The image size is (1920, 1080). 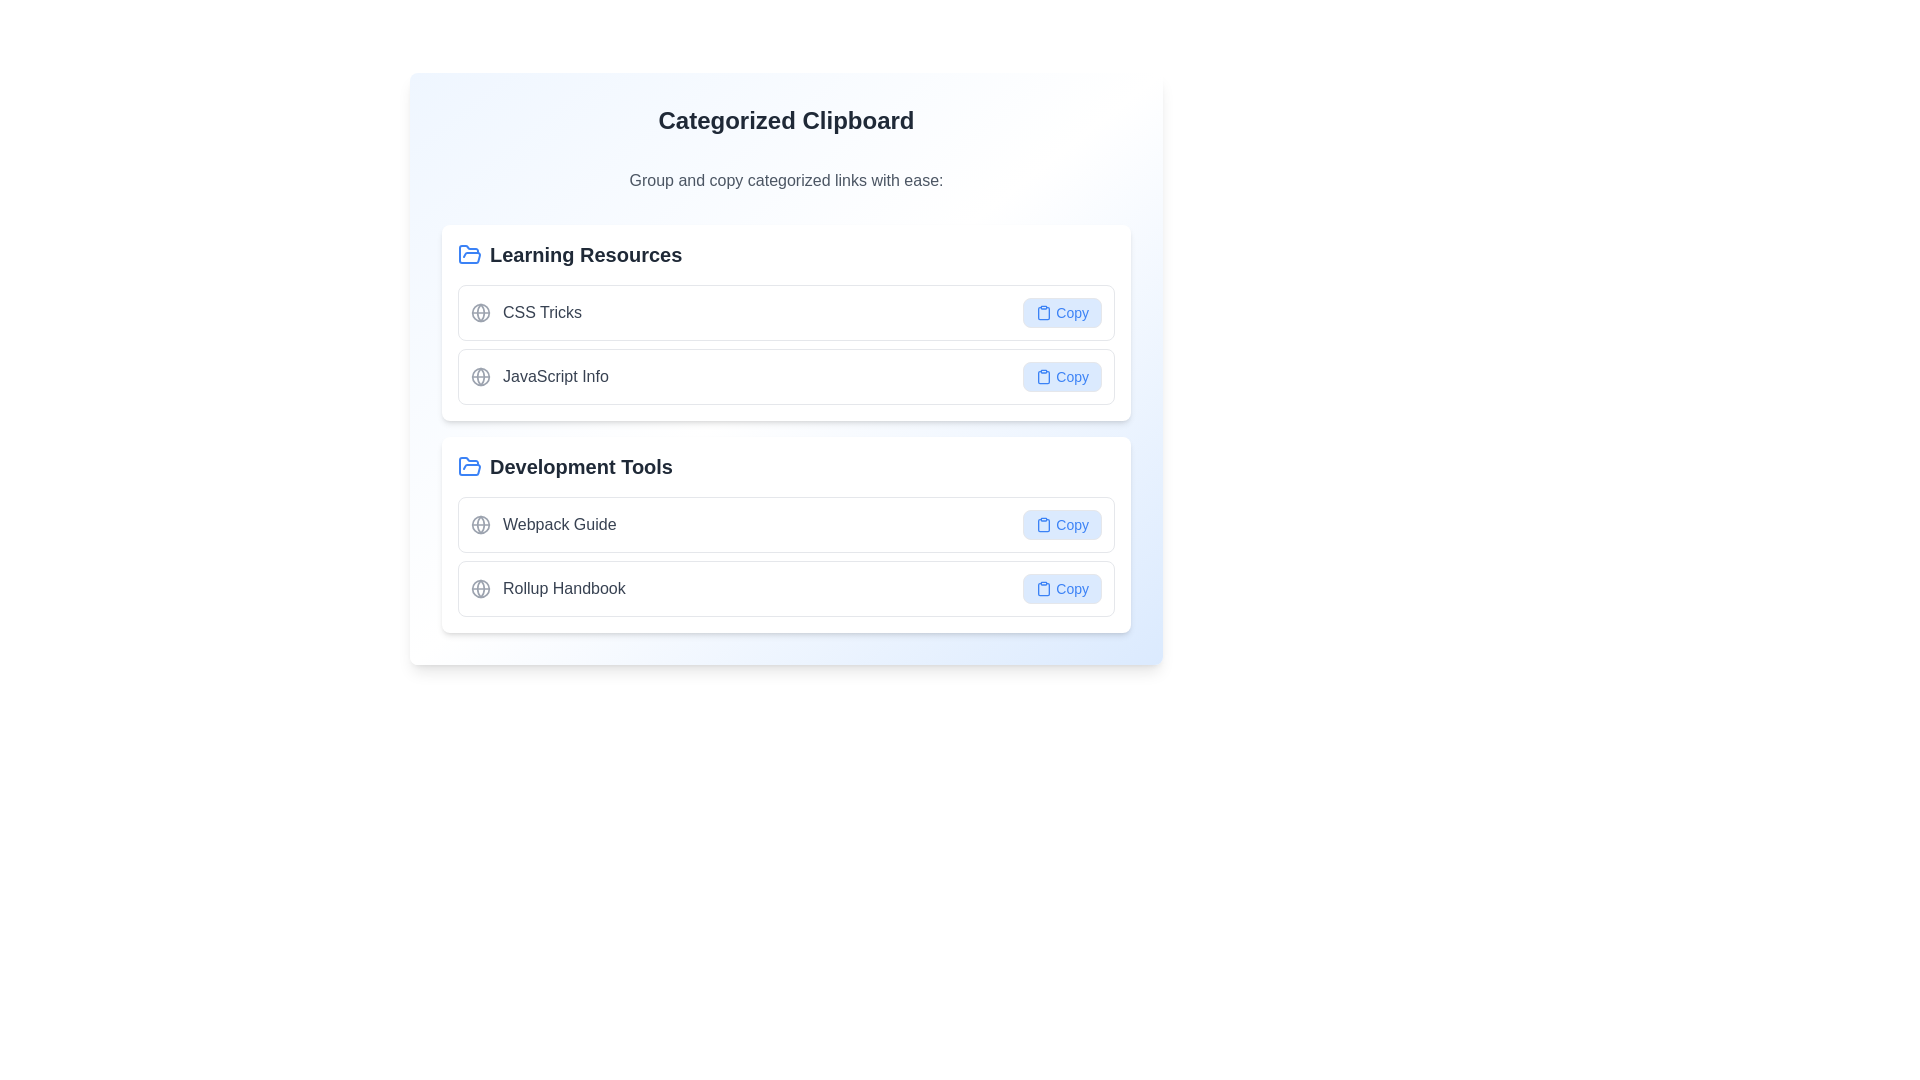 I want to click on the central circle of the globe icon located to the left of the text 'Webpack Guide' under the 'Development Tools' section, so click(x=480, y=523).